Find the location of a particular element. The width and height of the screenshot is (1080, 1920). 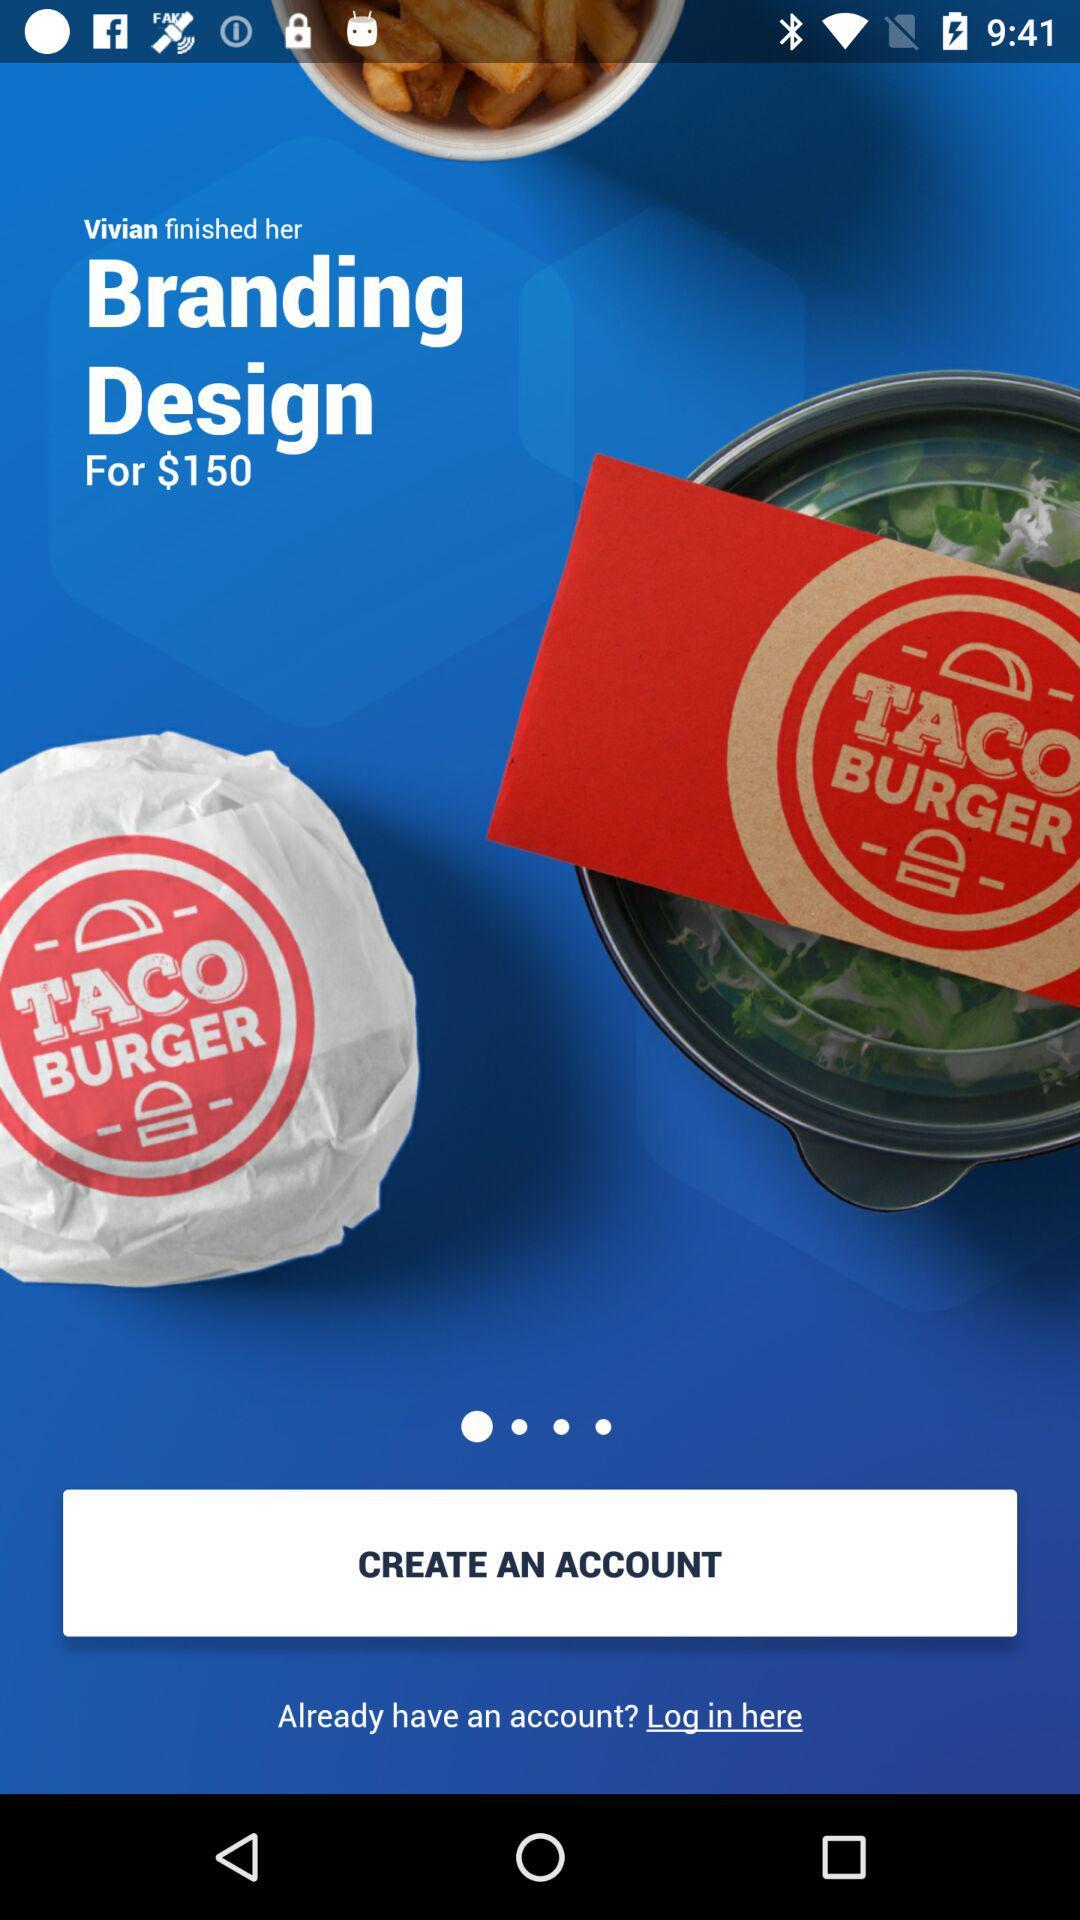

the already have an item is located at coordinates (540, 1714).